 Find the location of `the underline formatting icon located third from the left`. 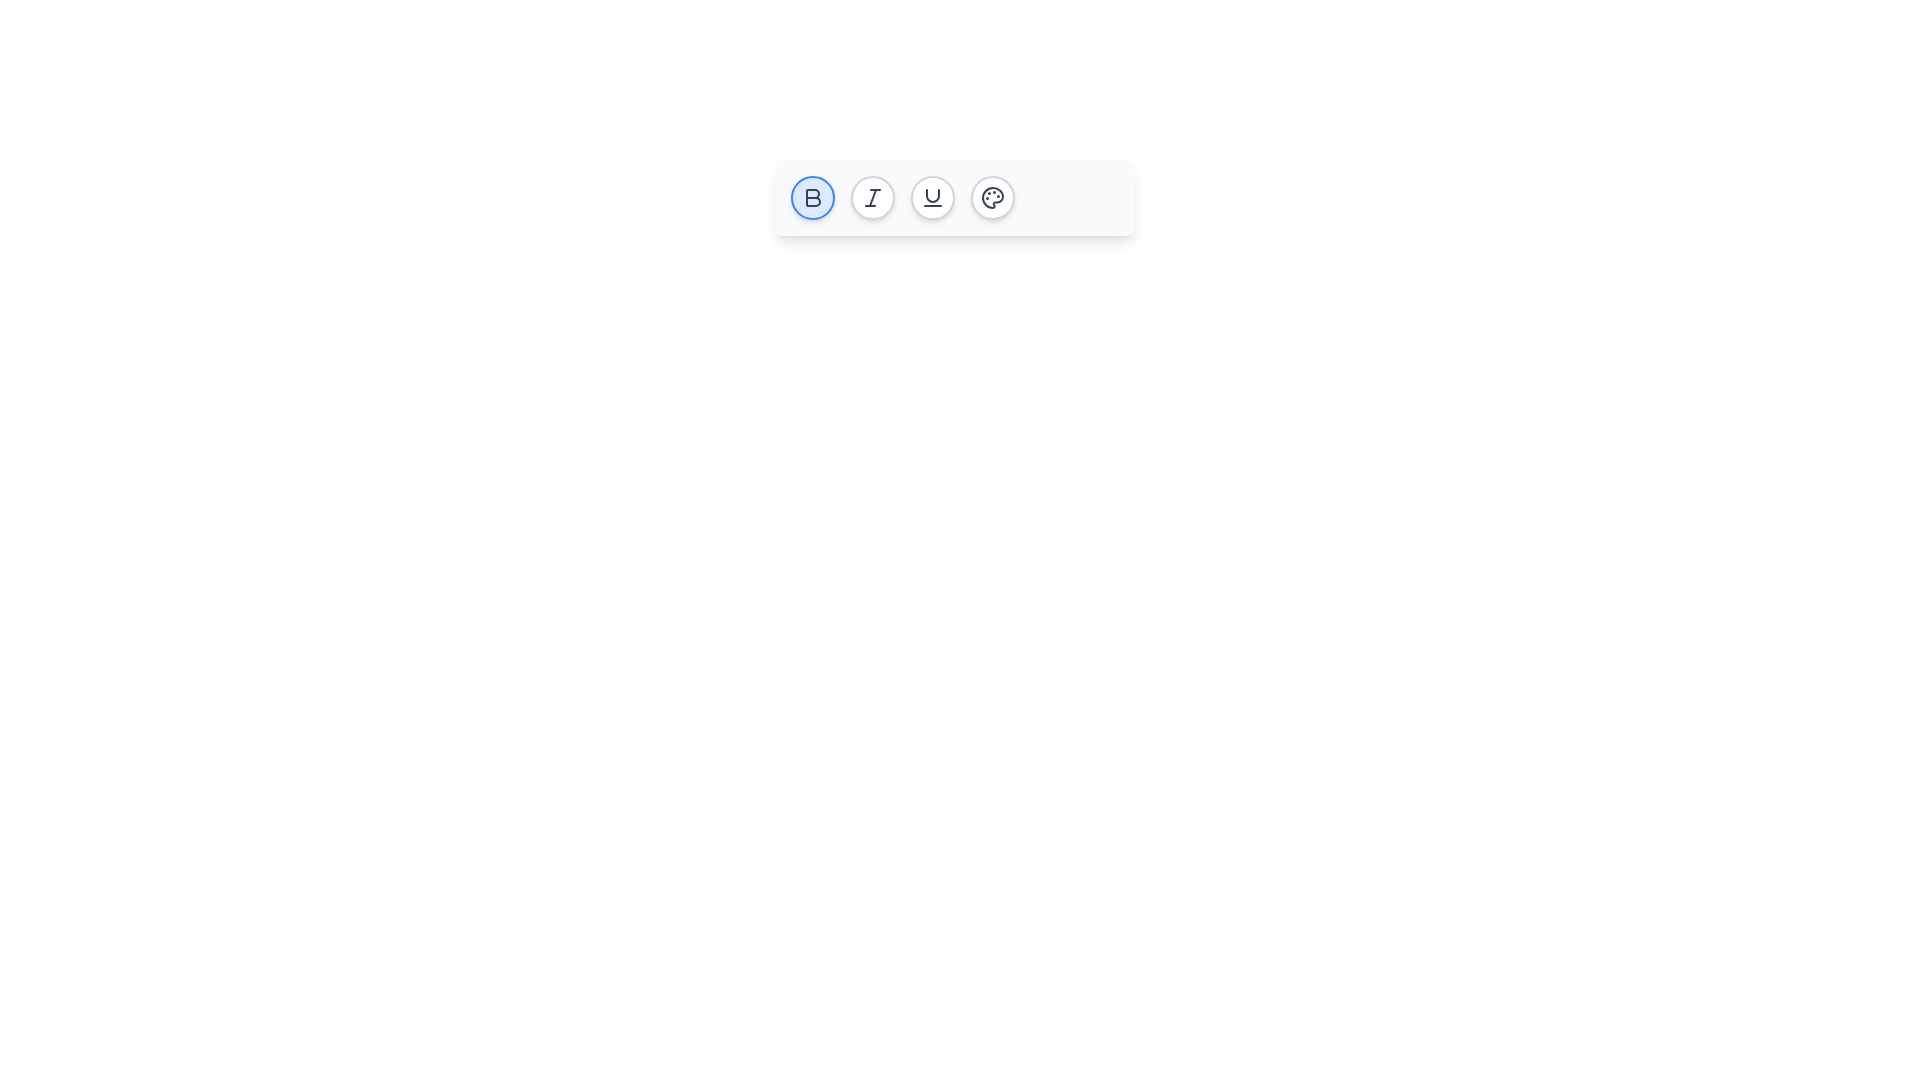

the underline formatting icon located third from the left is located at coordinates (931, 196).